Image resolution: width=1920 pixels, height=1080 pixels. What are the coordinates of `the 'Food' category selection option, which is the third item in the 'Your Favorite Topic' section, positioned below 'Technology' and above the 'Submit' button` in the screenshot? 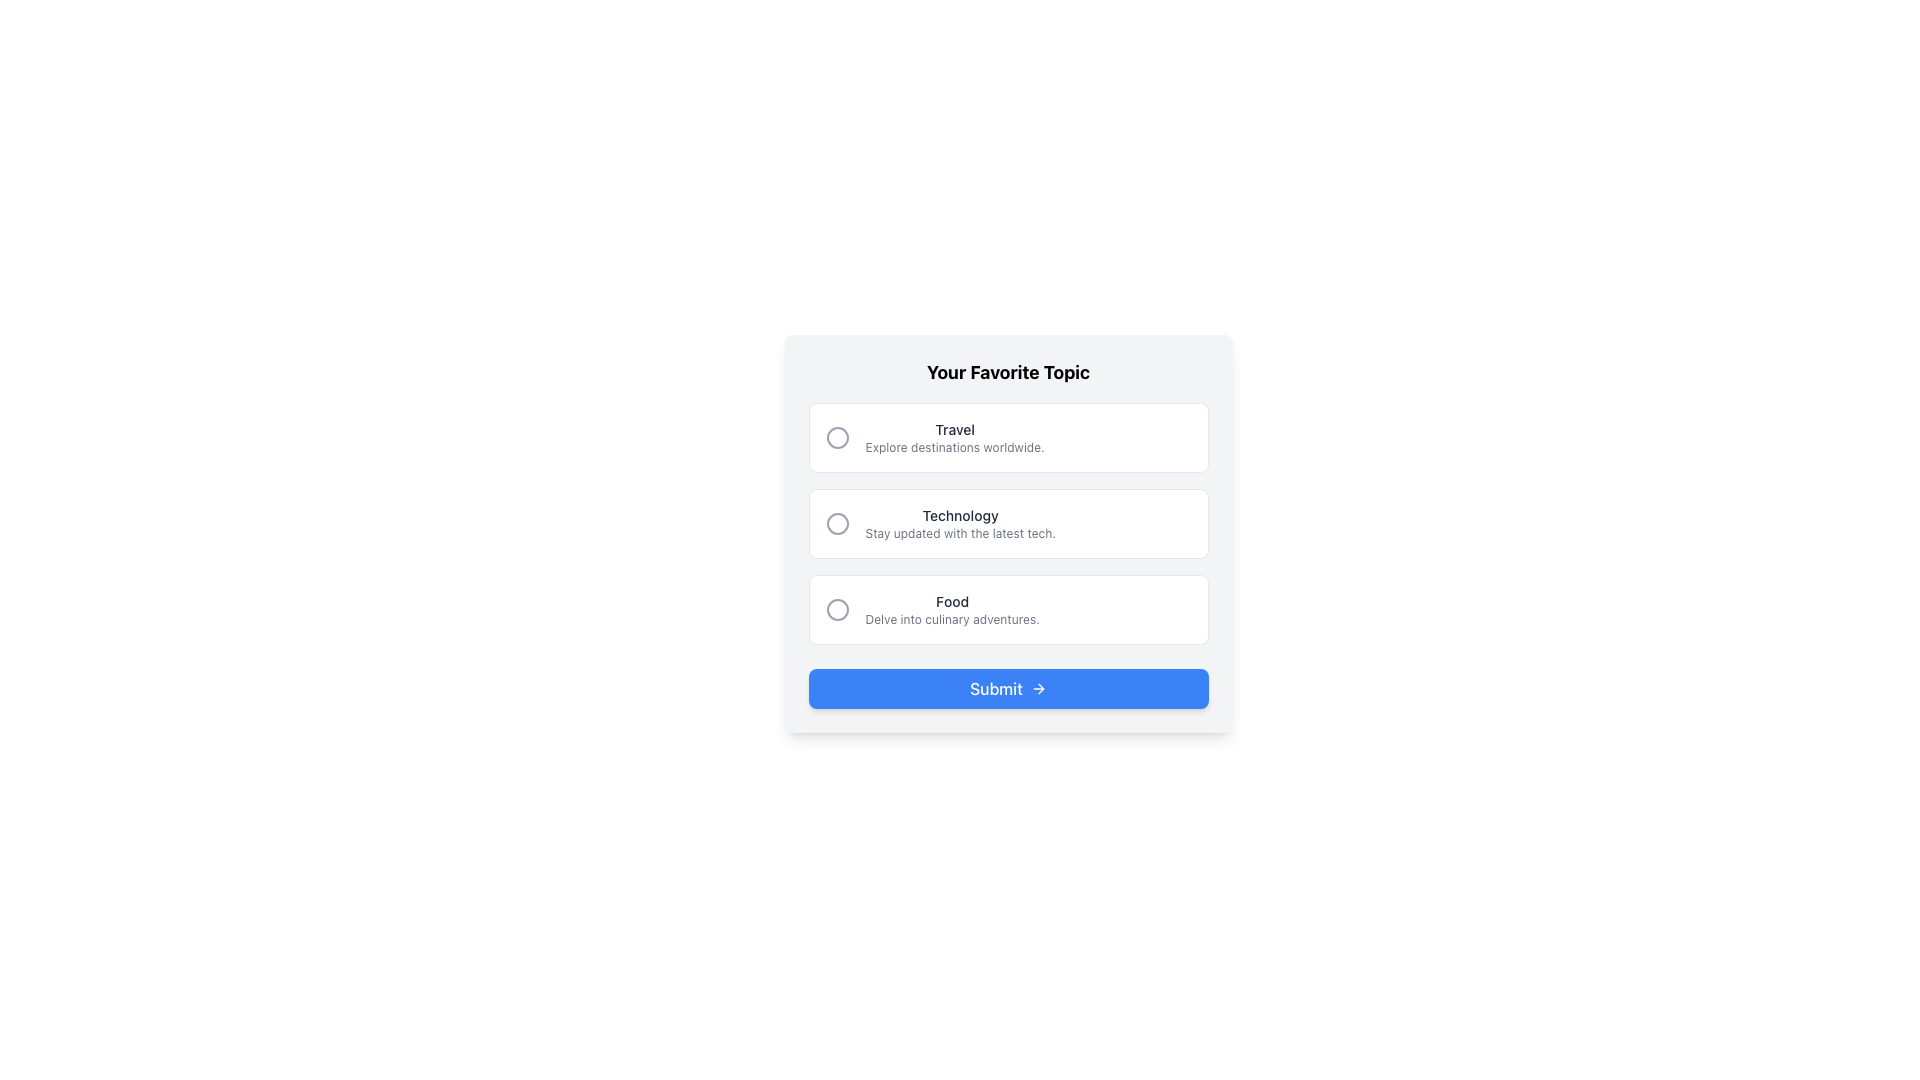 It's located at (1008, 608).